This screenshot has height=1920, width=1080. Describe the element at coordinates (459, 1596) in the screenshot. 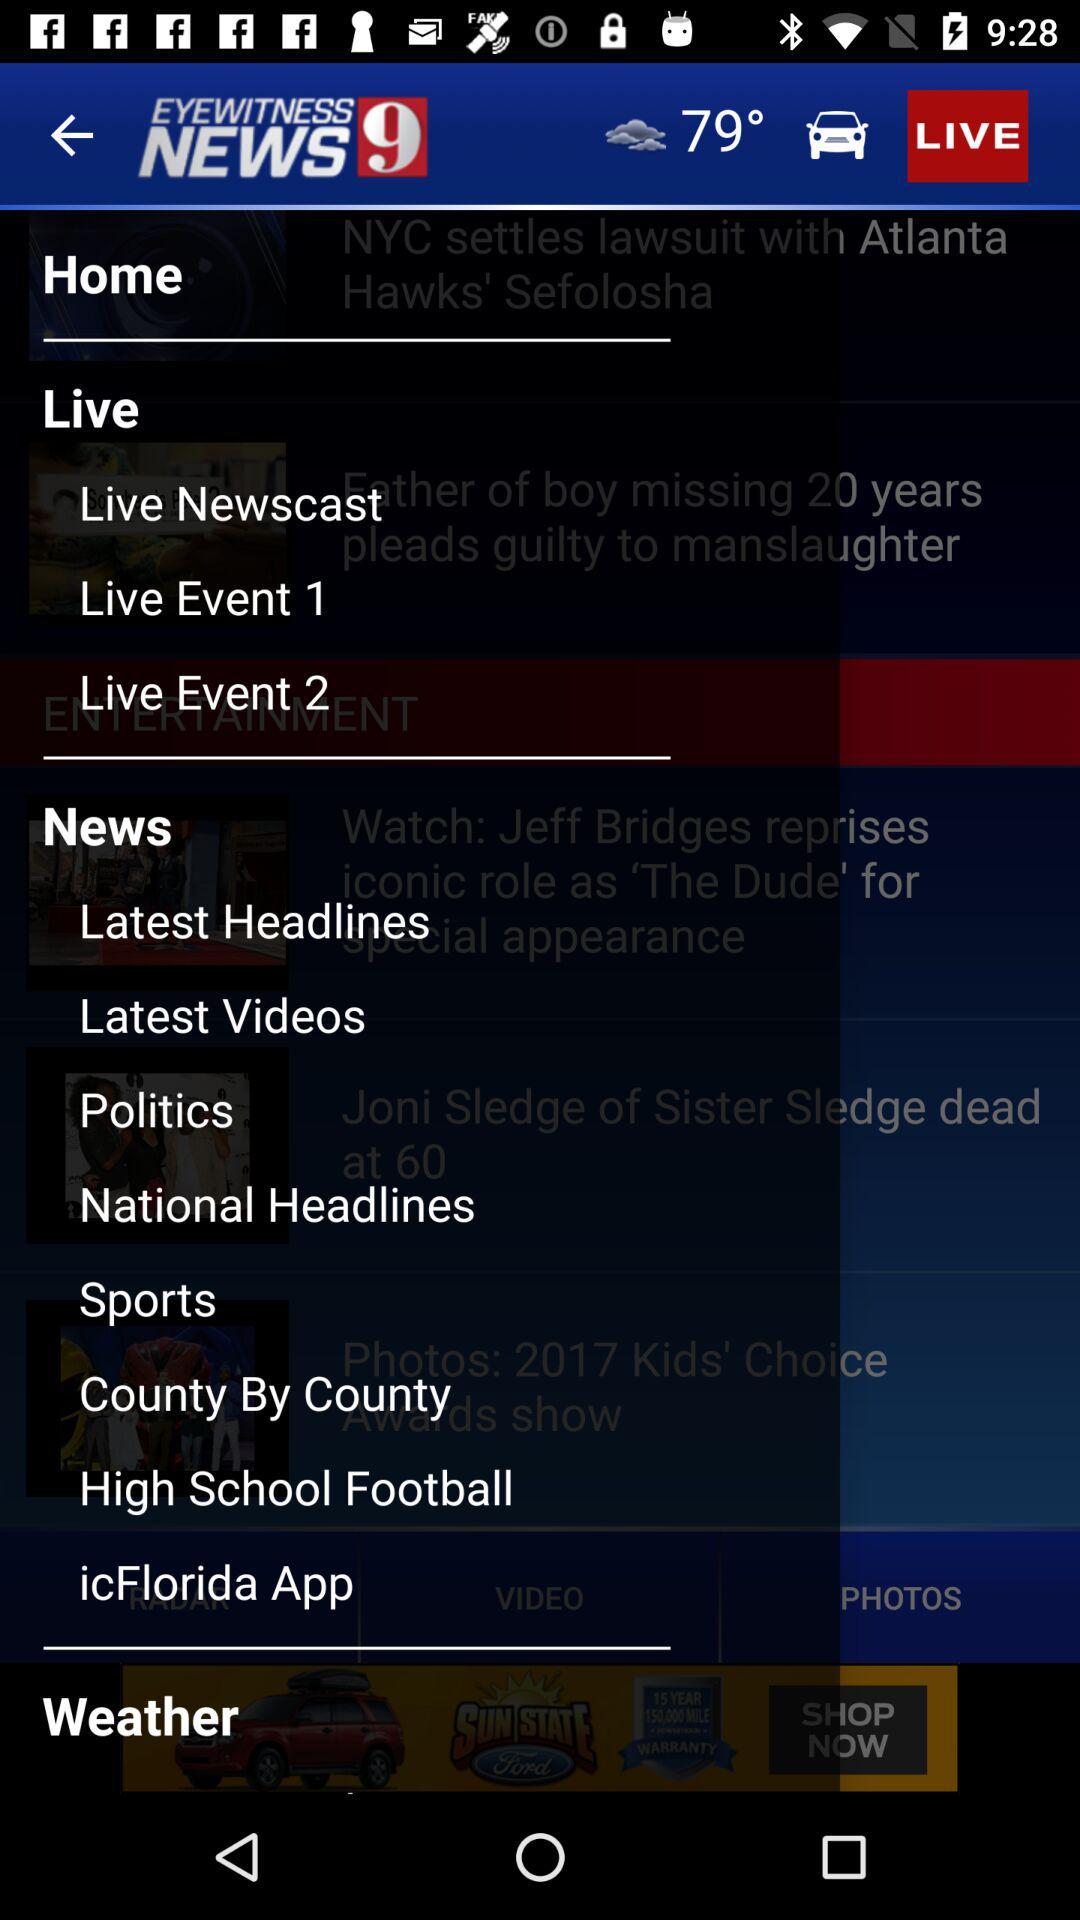

I see `last option under news` at that location.